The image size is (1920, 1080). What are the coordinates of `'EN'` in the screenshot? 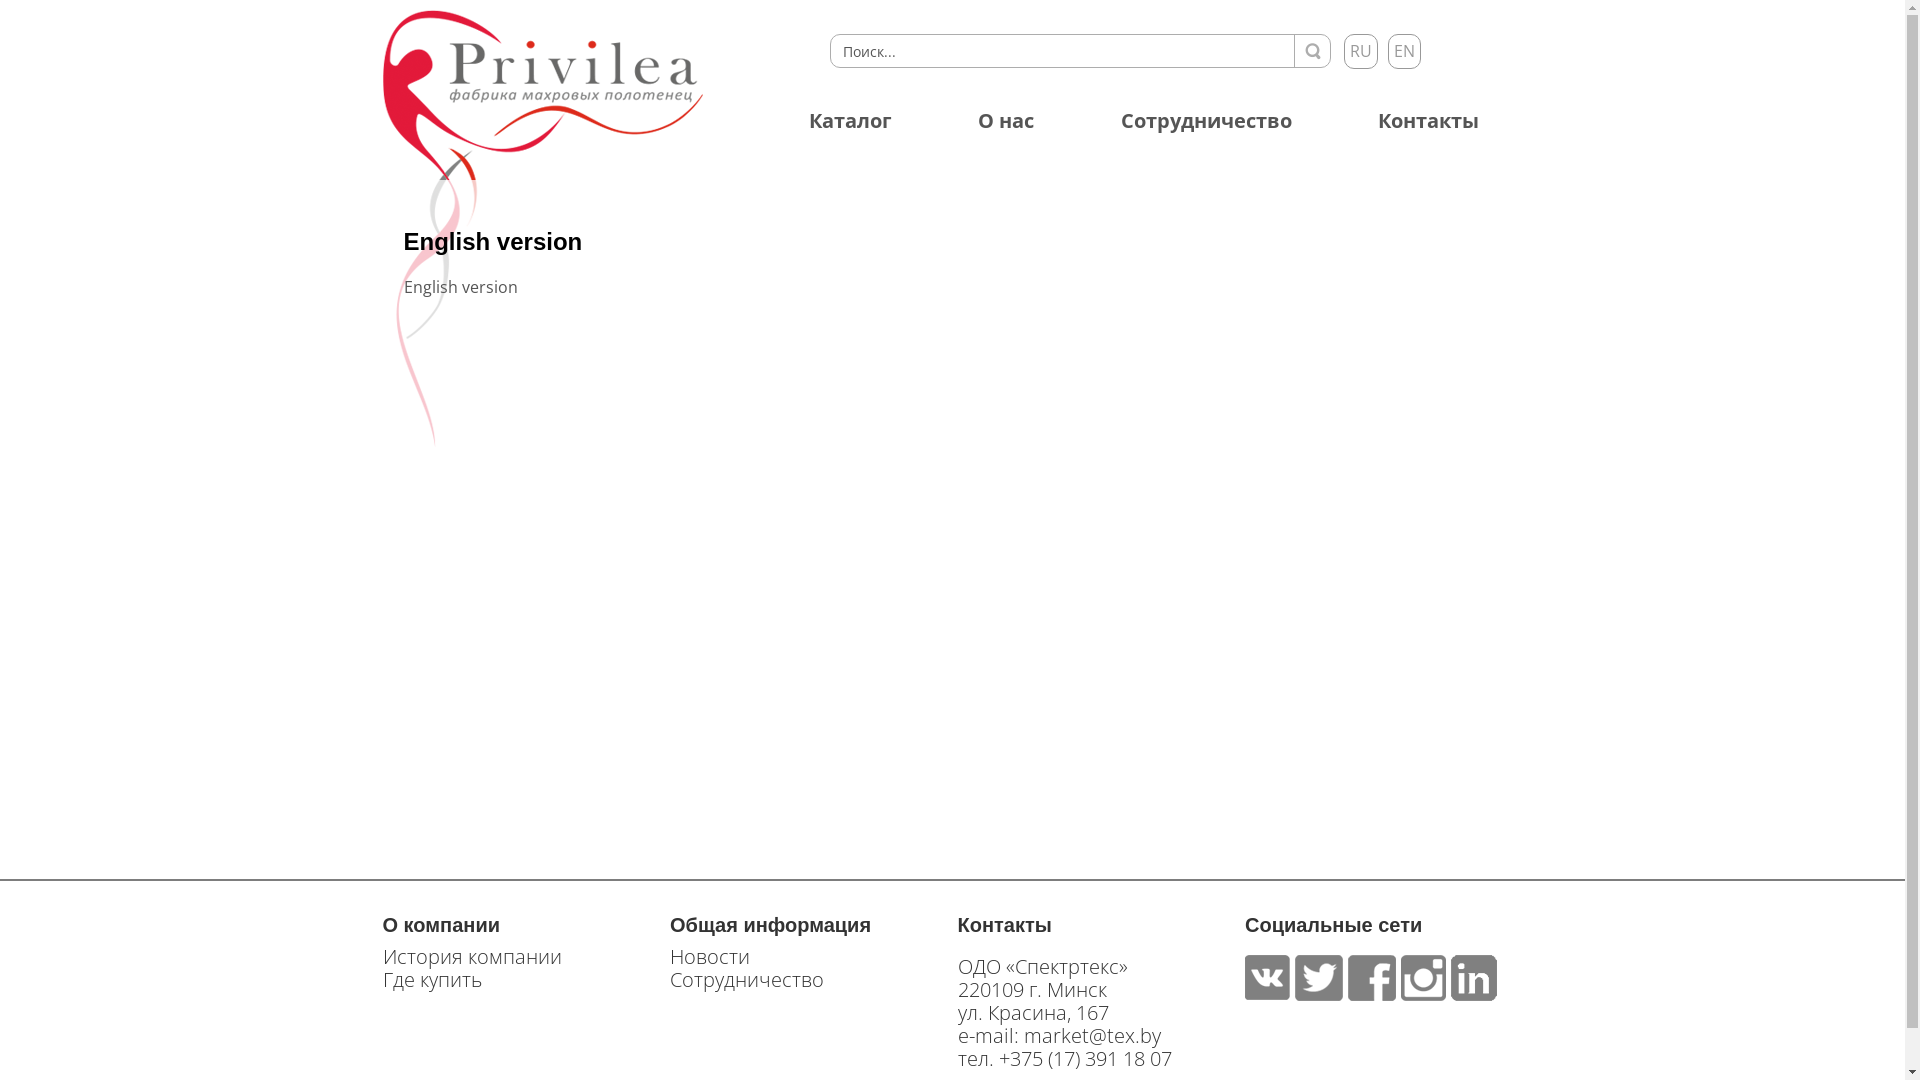 It's located at (1403, 50).